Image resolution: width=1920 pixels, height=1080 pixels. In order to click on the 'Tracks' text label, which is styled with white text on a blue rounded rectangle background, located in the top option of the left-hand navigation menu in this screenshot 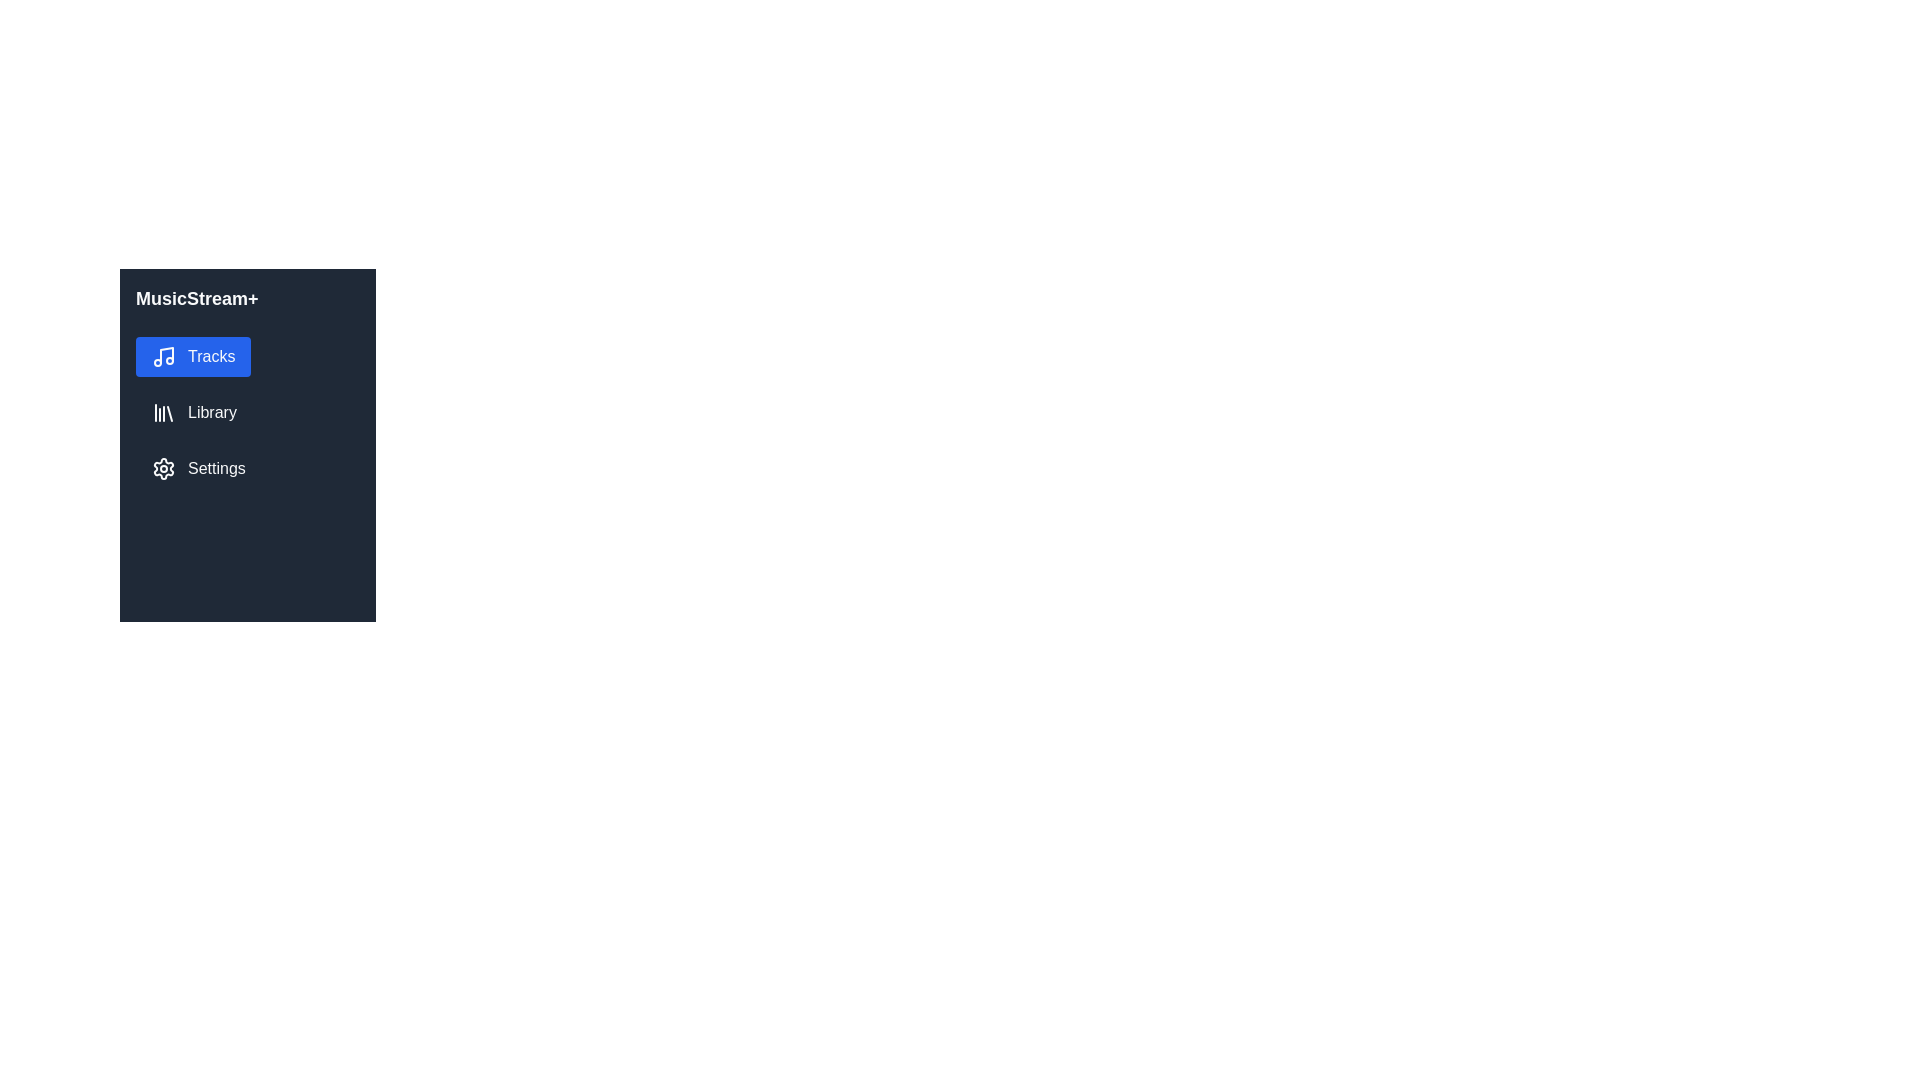, I will do `click(211, 356)`.